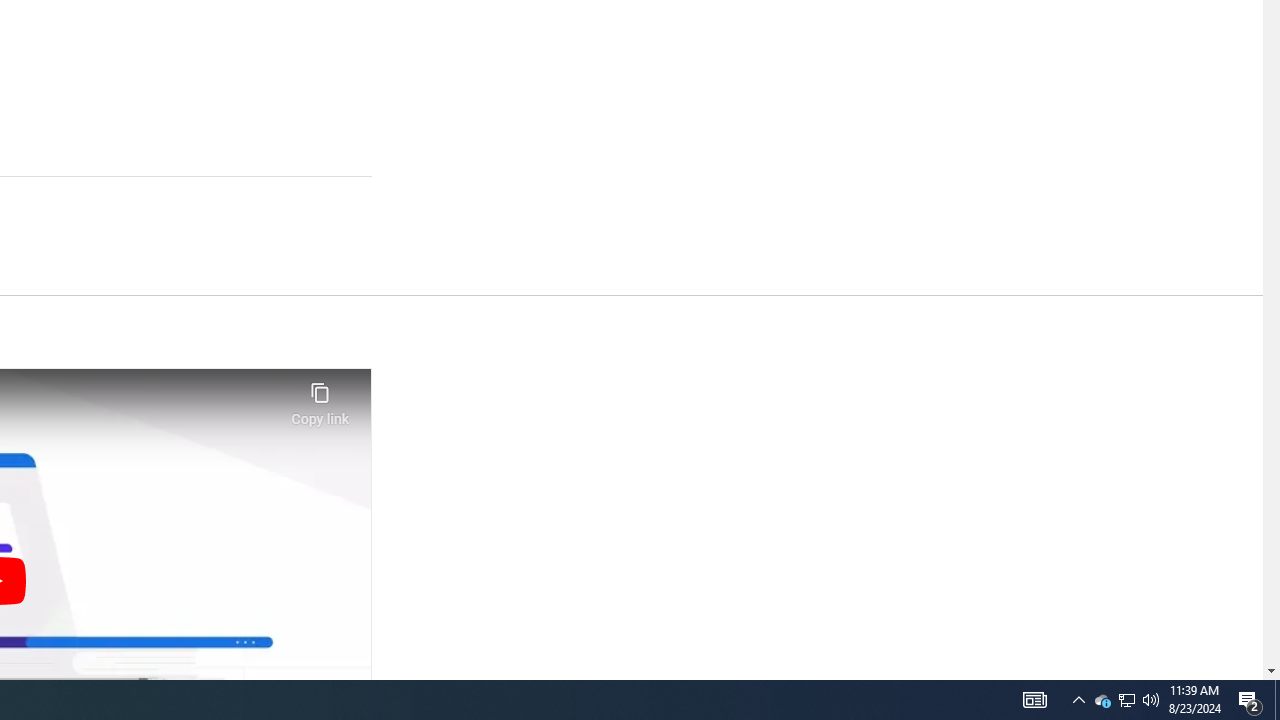 The height and width of the screenshot is (720, 1280). Describe the element at coordinates (320, 398) in the screenshot. I see `'Copy link'` at that location.